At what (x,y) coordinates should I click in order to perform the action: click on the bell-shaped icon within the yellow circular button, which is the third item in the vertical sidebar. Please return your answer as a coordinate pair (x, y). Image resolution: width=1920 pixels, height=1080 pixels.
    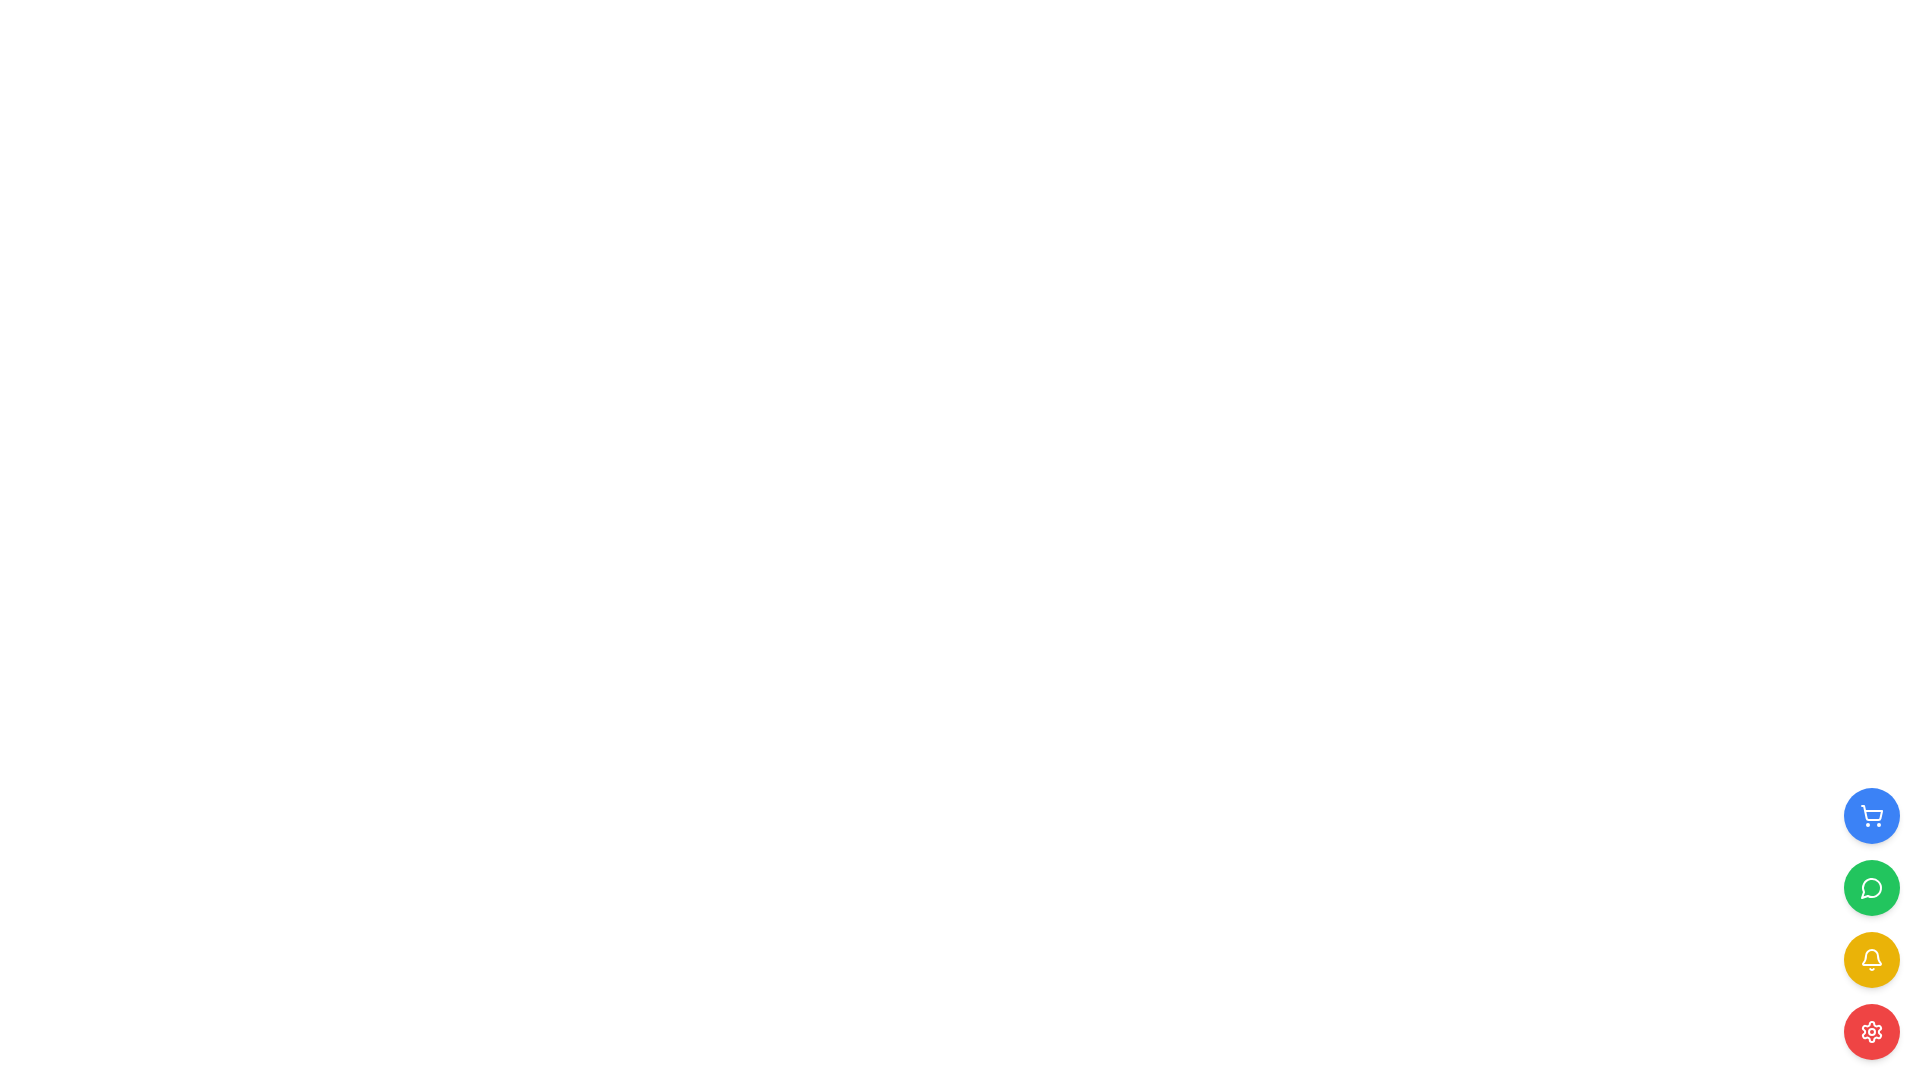
    Looking at the image, I should click on (1871, 959).